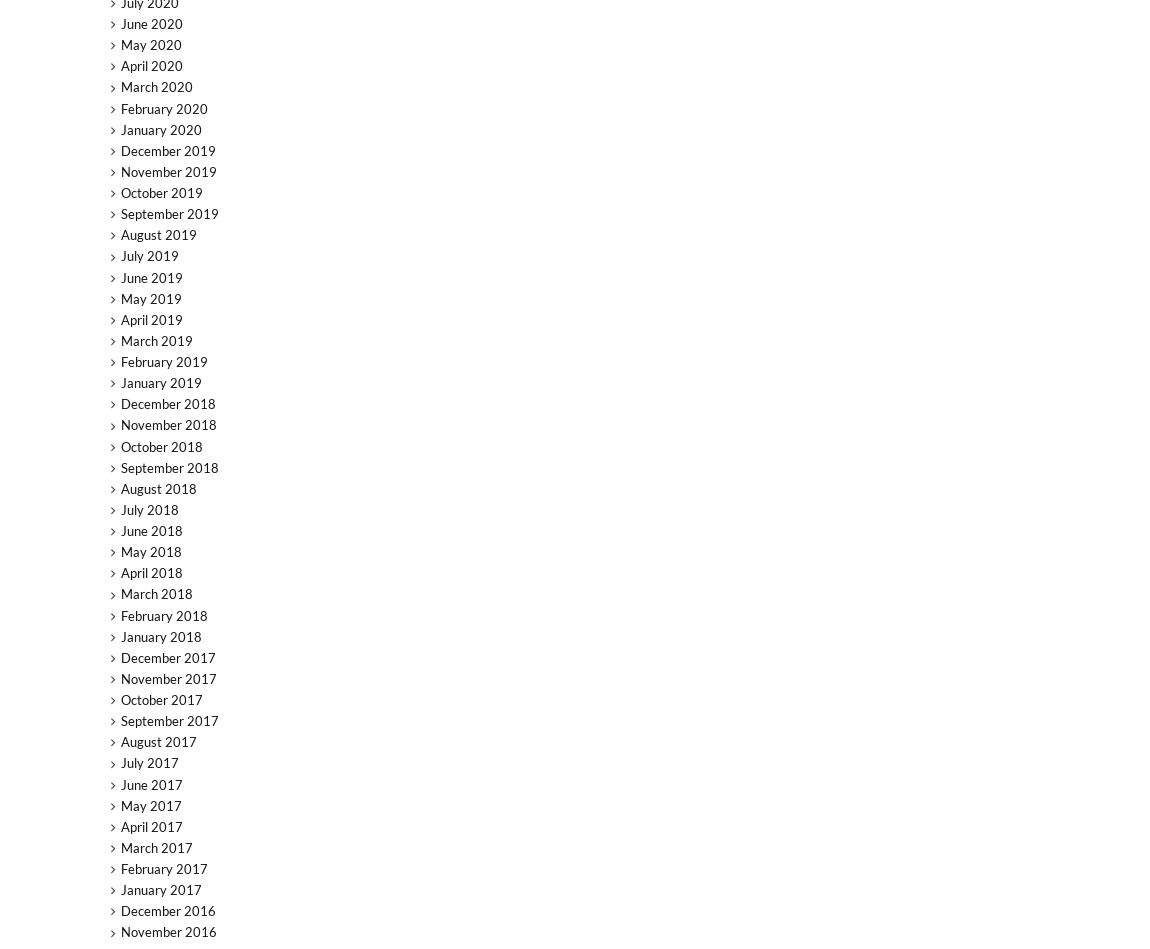 This screenshot has height=949, width=1150. Describe the element at coordinates (118, 699) in the screenshot. I see `'October 2017'` at that location.